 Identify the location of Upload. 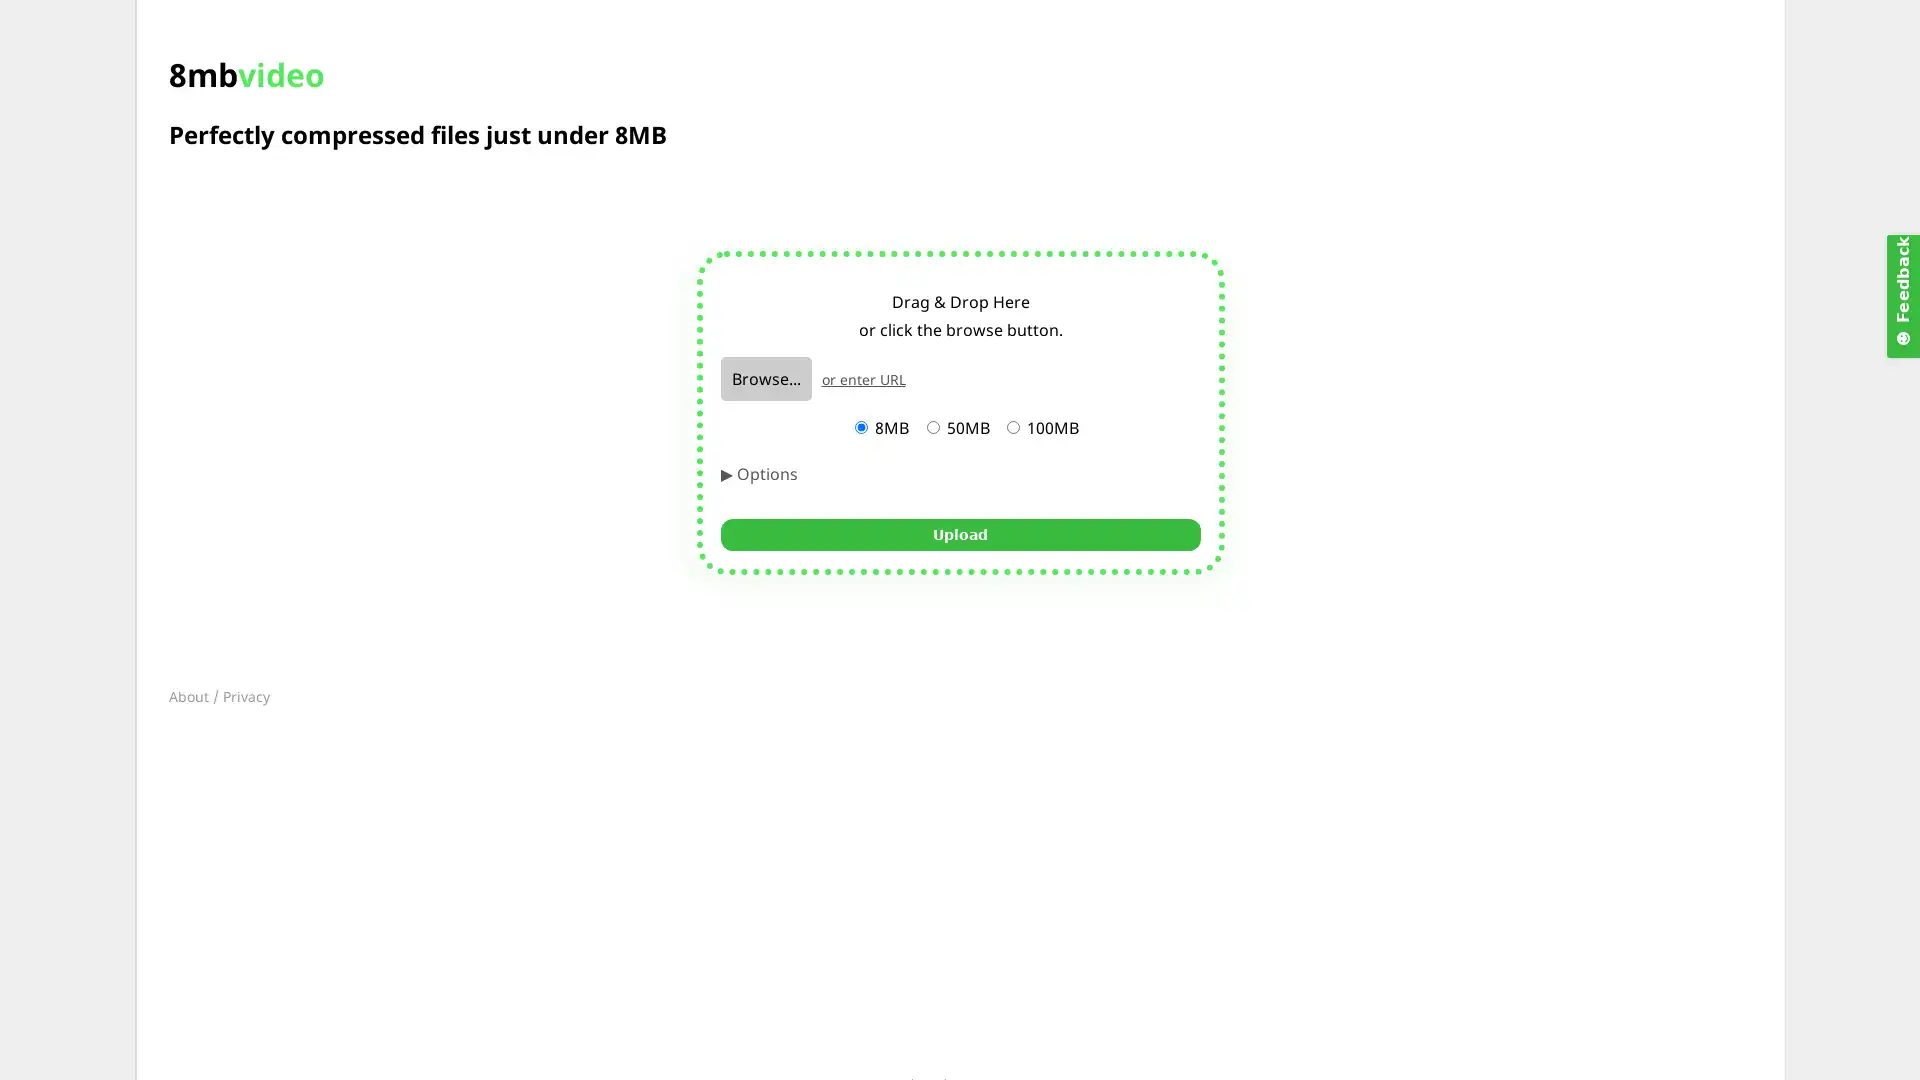
(960, 532).